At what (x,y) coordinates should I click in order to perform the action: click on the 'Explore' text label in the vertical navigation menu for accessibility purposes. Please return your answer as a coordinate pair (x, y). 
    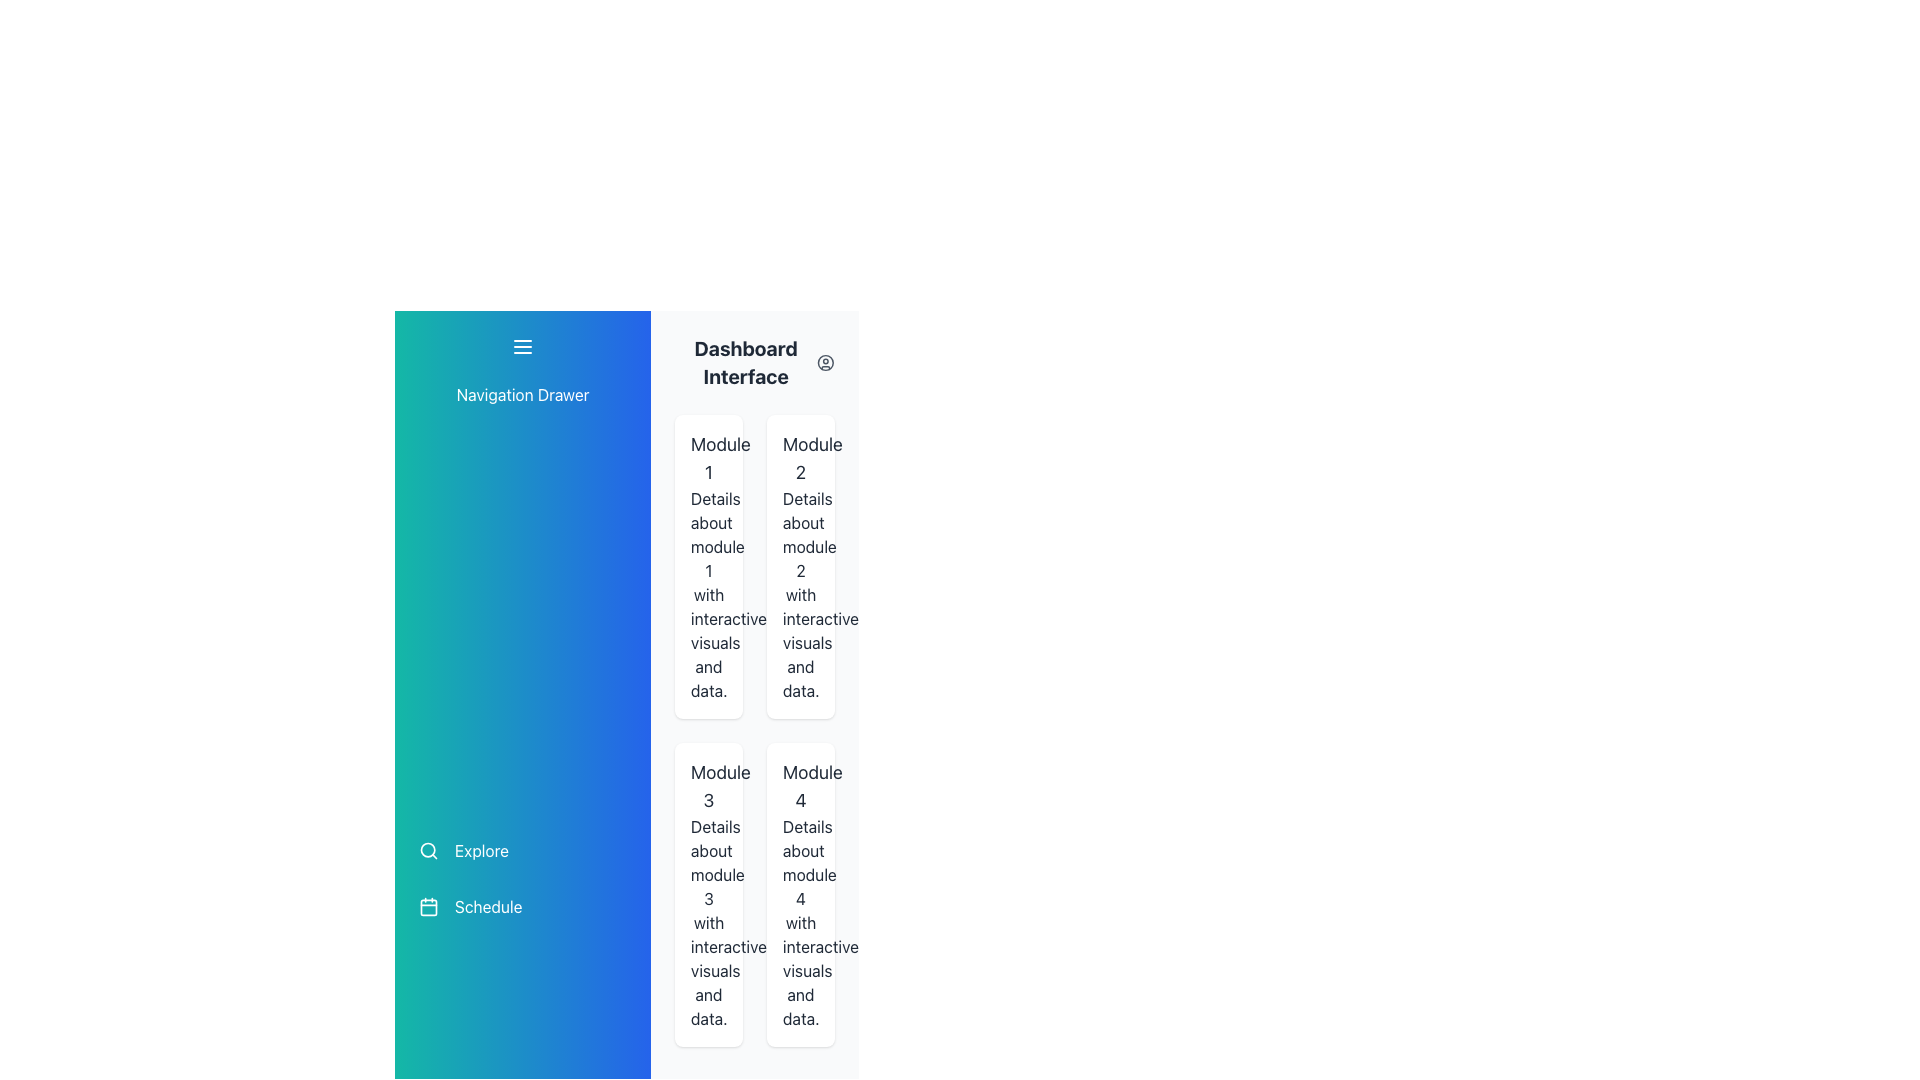
    Looking at the image, I should click on (481, 851).